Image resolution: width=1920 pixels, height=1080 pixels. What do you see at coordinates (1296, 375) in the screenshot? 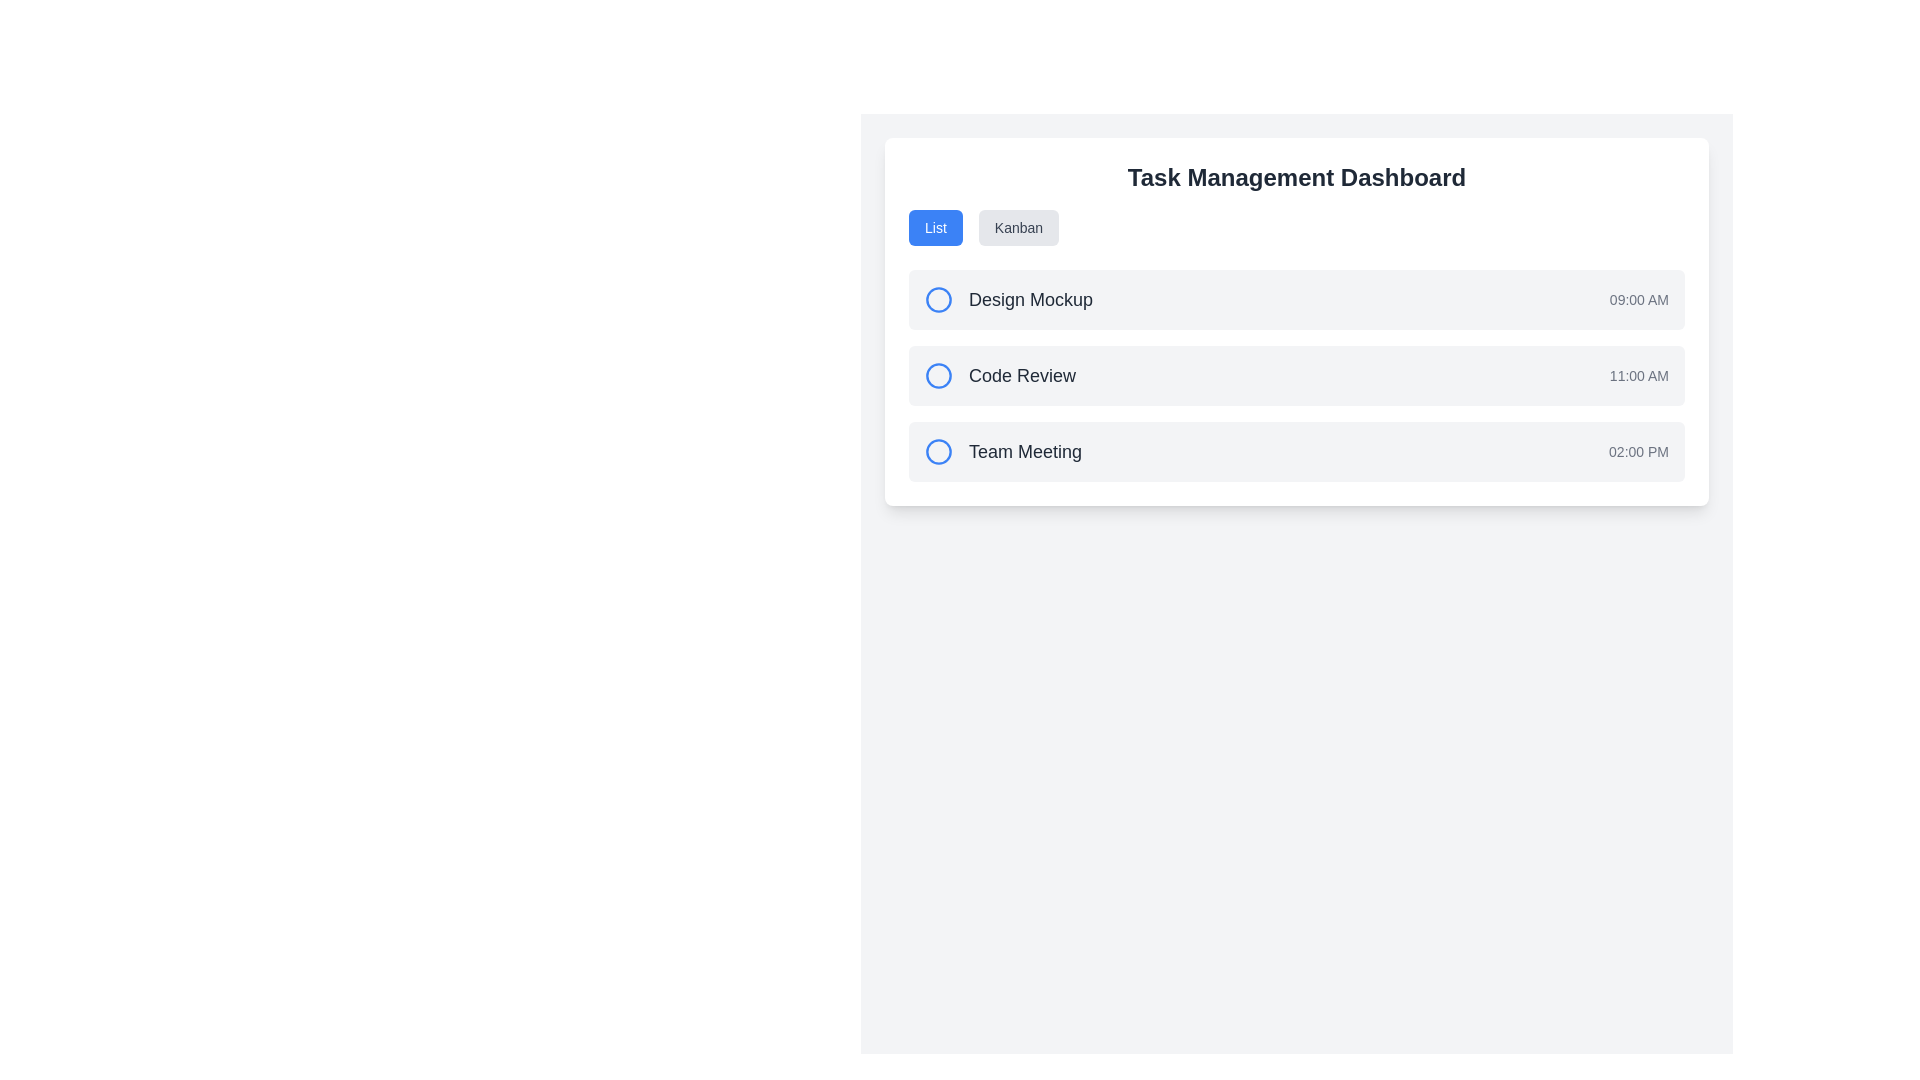
I see `the List Item displaying the scheduled event 'Code Review' at 11:00 AM` at bounding box center [1296, 375].